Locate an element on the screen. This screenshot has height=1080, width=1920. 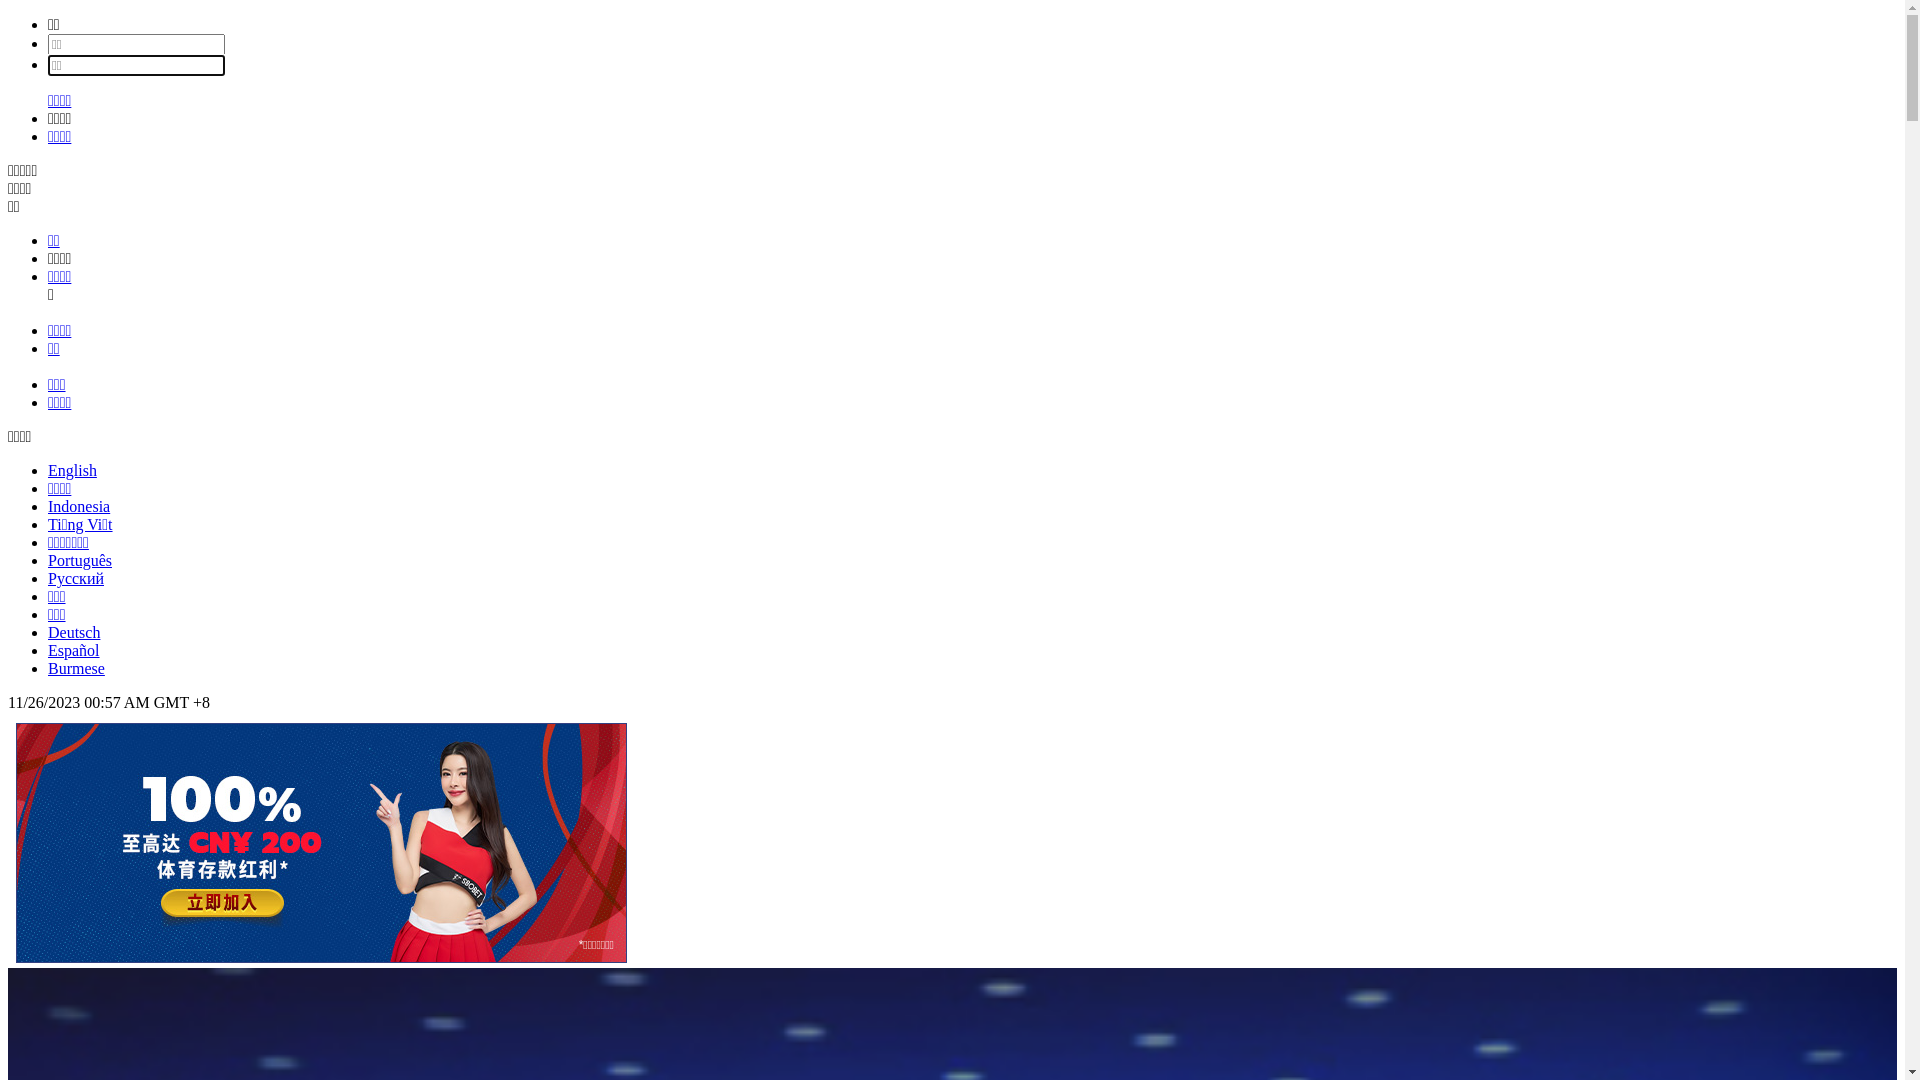
'Deutsch' is located at coordinates (73, 632).